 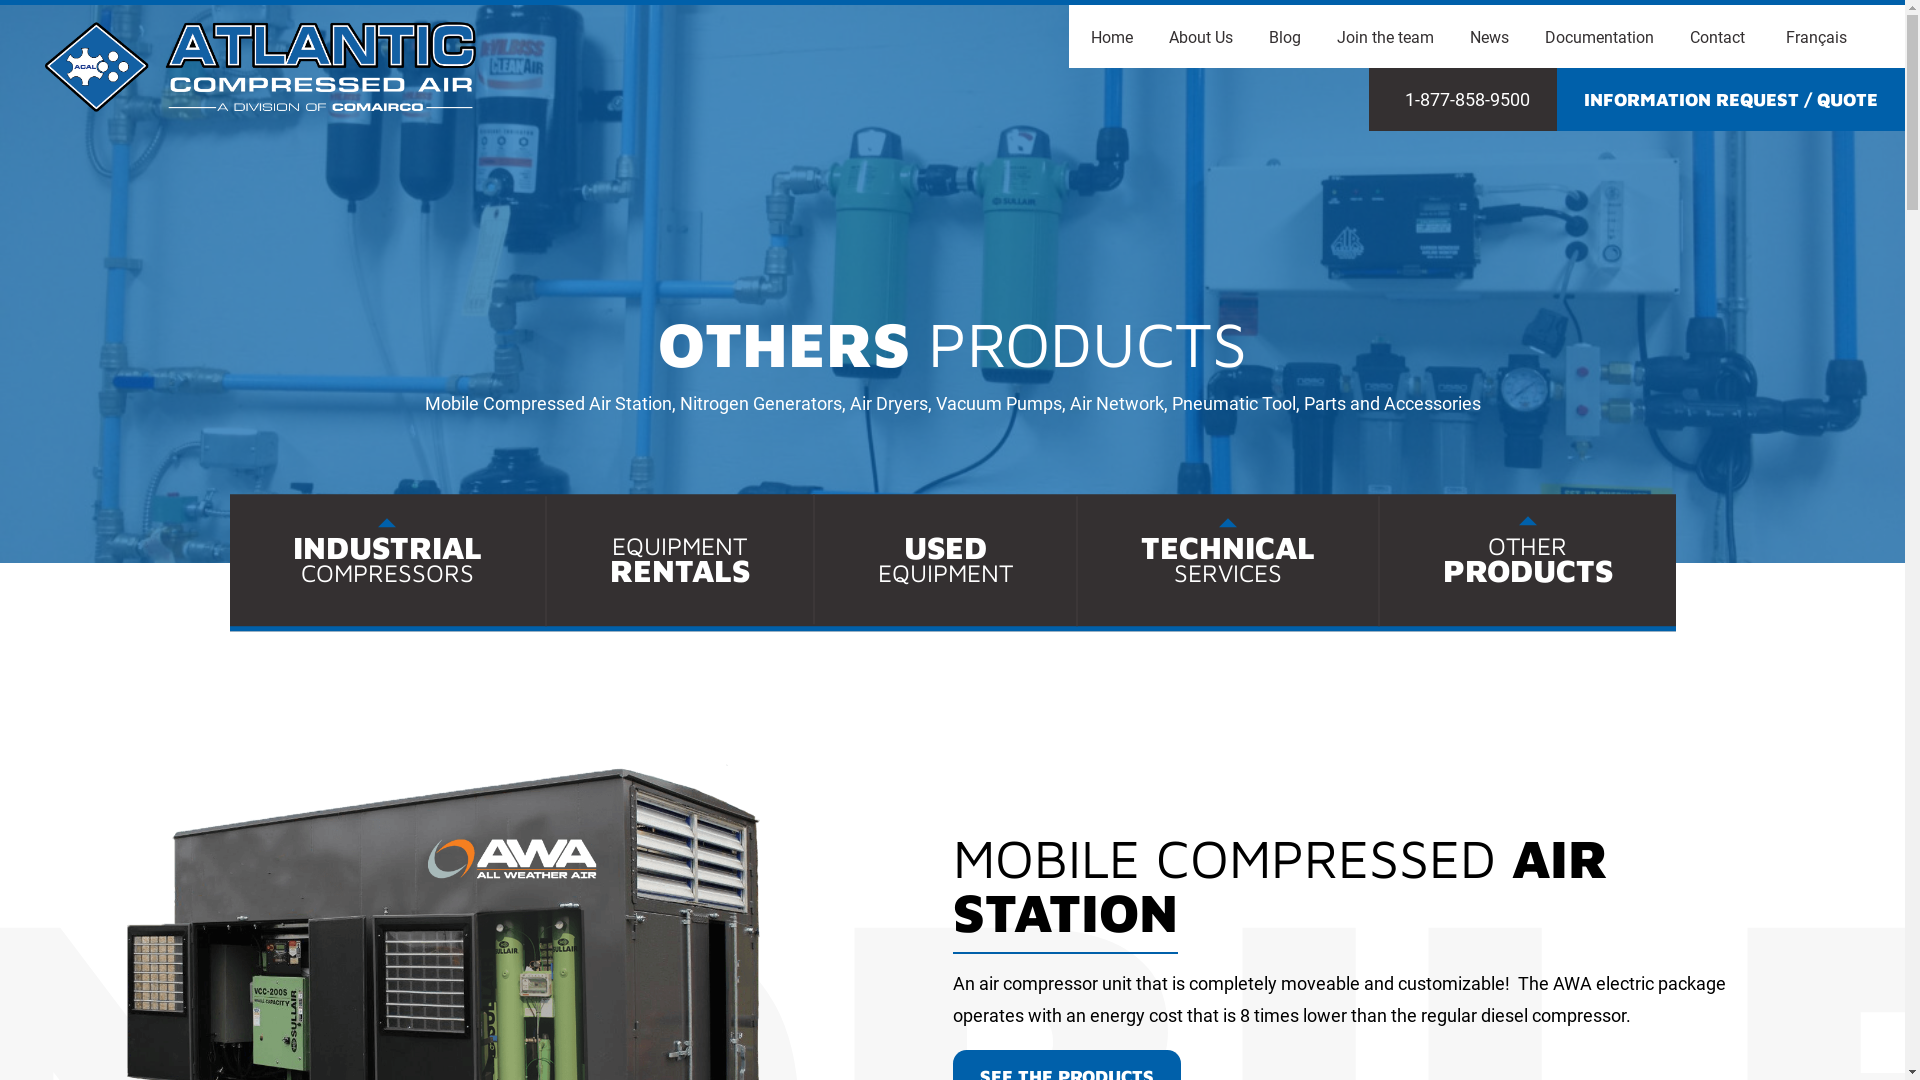 I want to click on 'OTHER, so click(x=1526, y=559).